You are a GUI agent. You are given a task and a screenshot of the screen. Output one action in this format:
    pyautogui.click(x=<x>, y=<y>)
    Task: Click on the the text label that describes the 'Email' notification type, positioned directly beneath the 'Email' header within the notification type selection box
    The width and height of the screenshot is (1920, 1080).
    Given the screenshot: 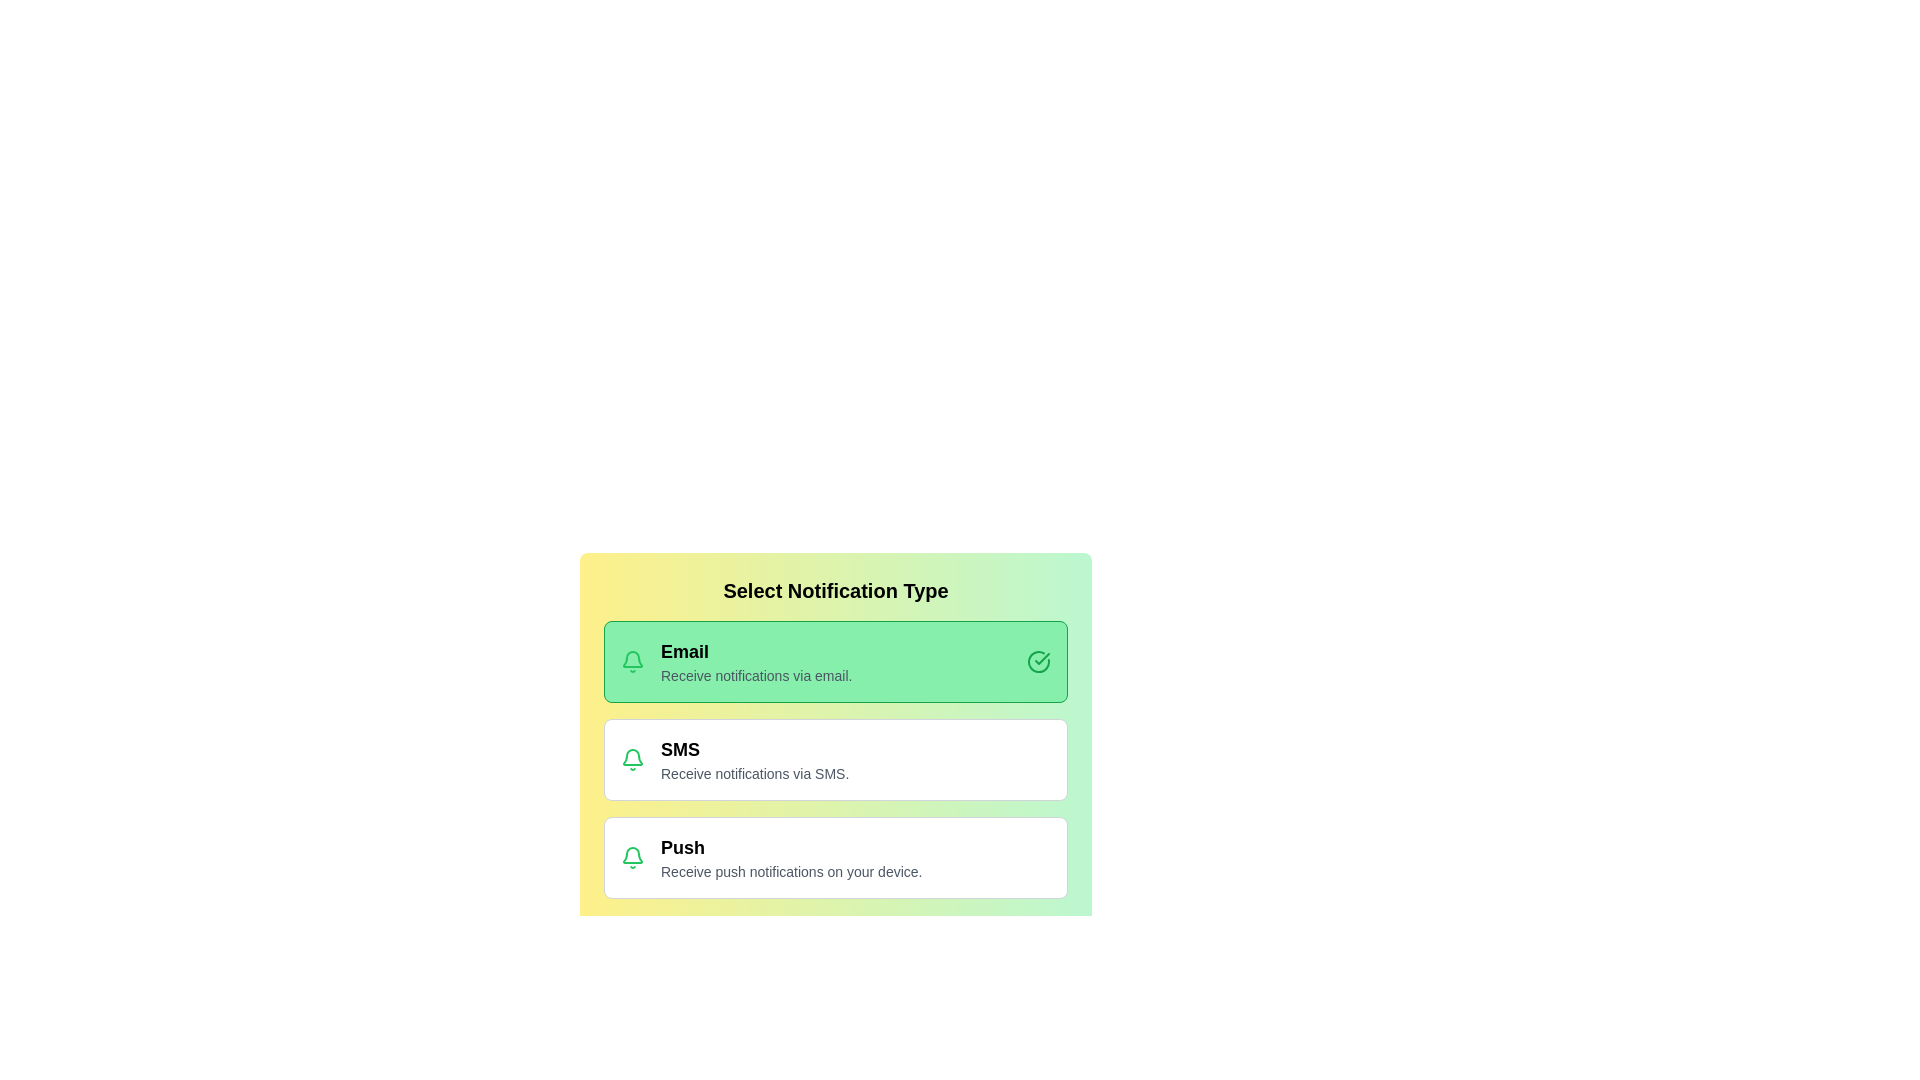 What is the action you would take?
    pyautogui.click(x=844, y=675)
    